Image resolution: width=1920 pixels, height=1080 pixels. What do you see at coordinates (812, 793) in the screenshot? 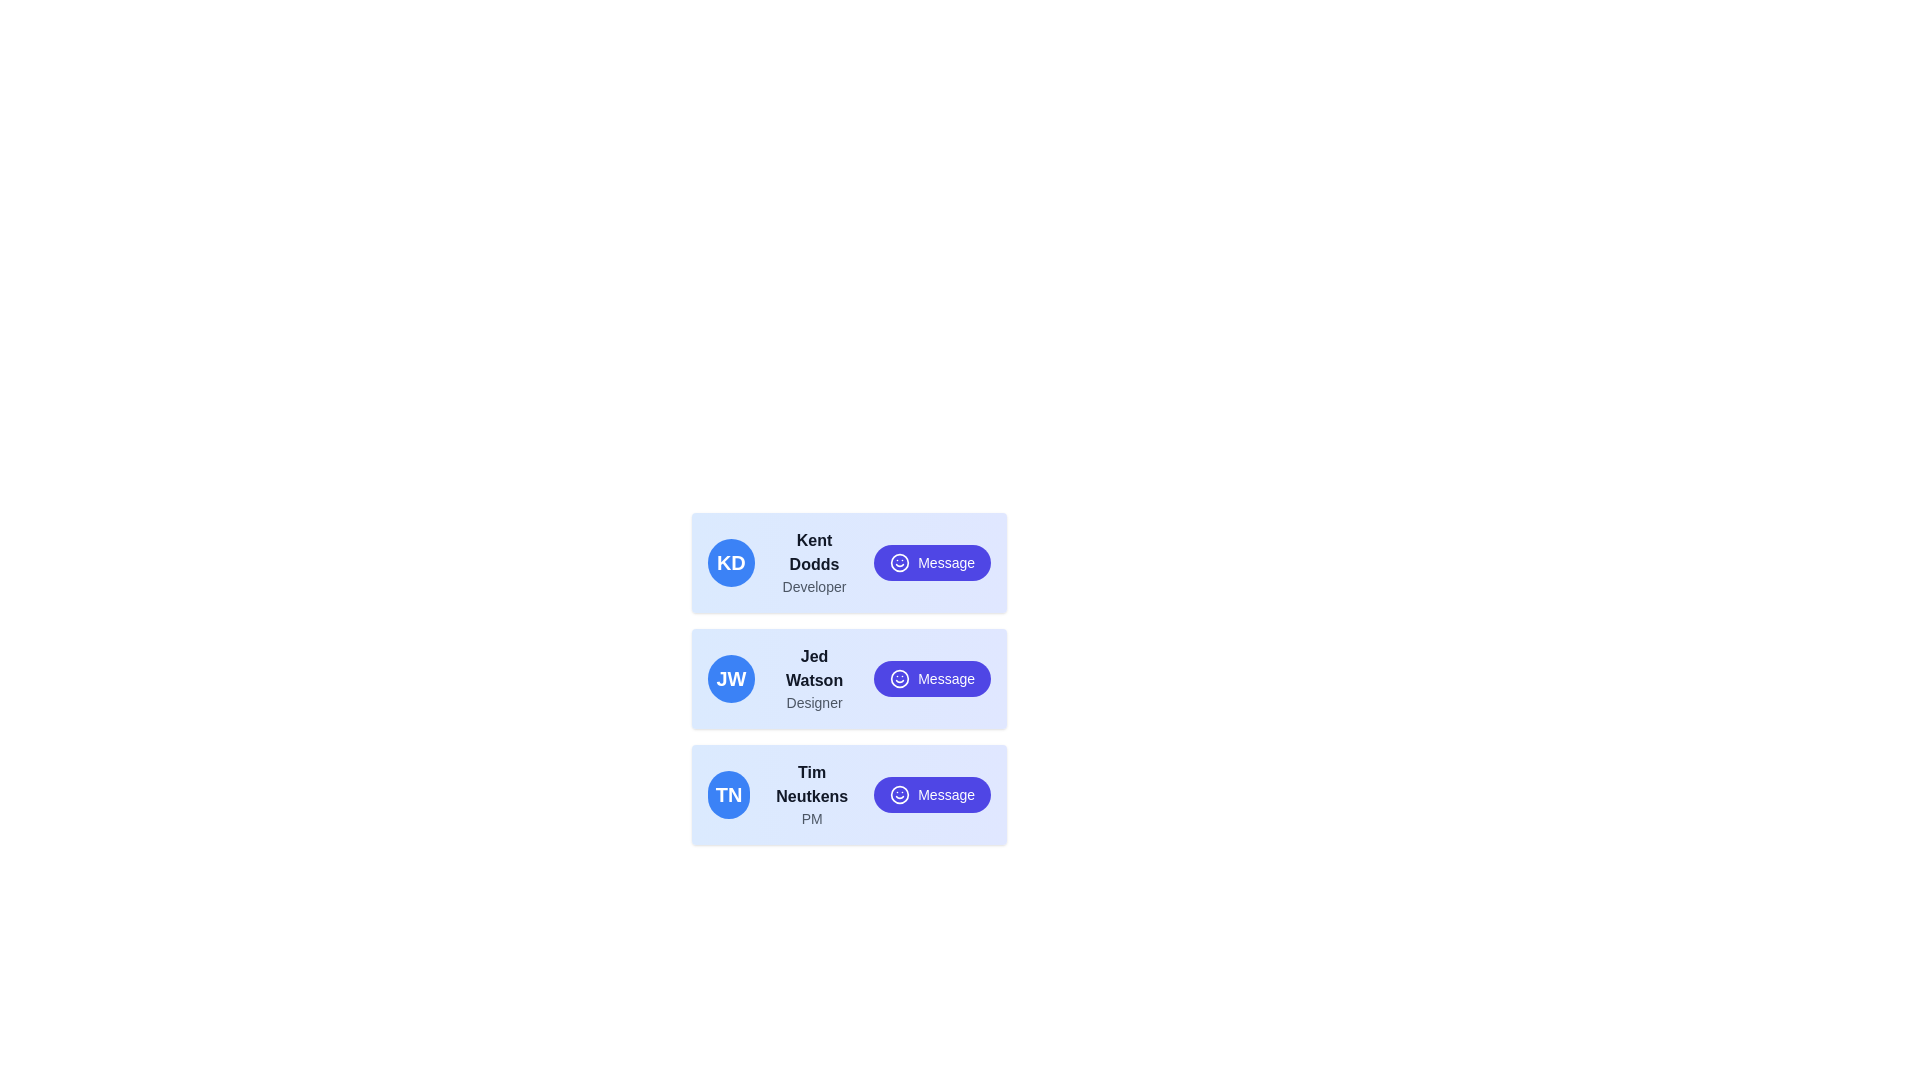
I see `the text block displaying the name and role of an individual within the third card, located in the middle-right section next to the circular initials 'TN' and to the left of the 'Message' button` at bounding box center [812, 793].